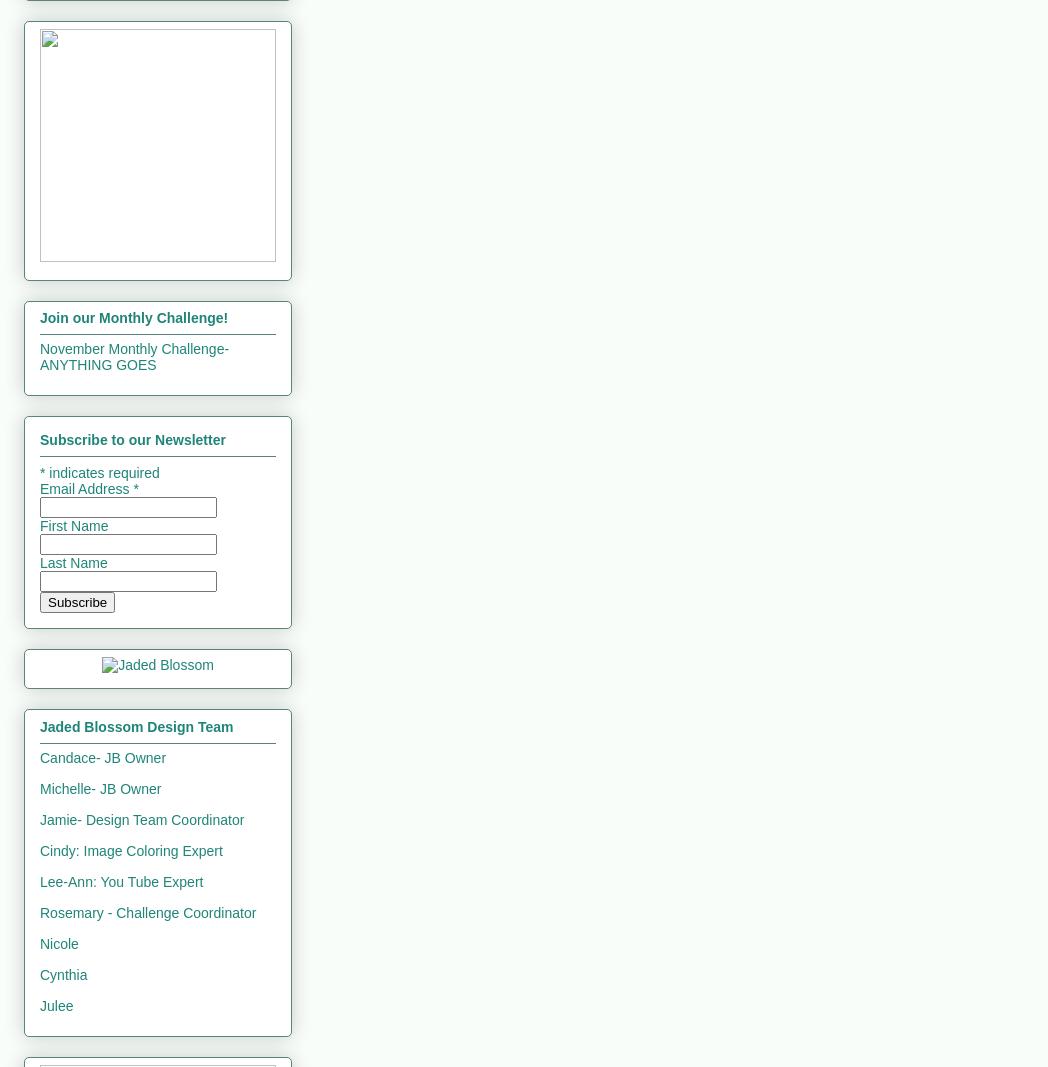 Image resolution: width=1048 pixels, height=1067 pixels. I want to click on 'Last Name', so click(73, 562).